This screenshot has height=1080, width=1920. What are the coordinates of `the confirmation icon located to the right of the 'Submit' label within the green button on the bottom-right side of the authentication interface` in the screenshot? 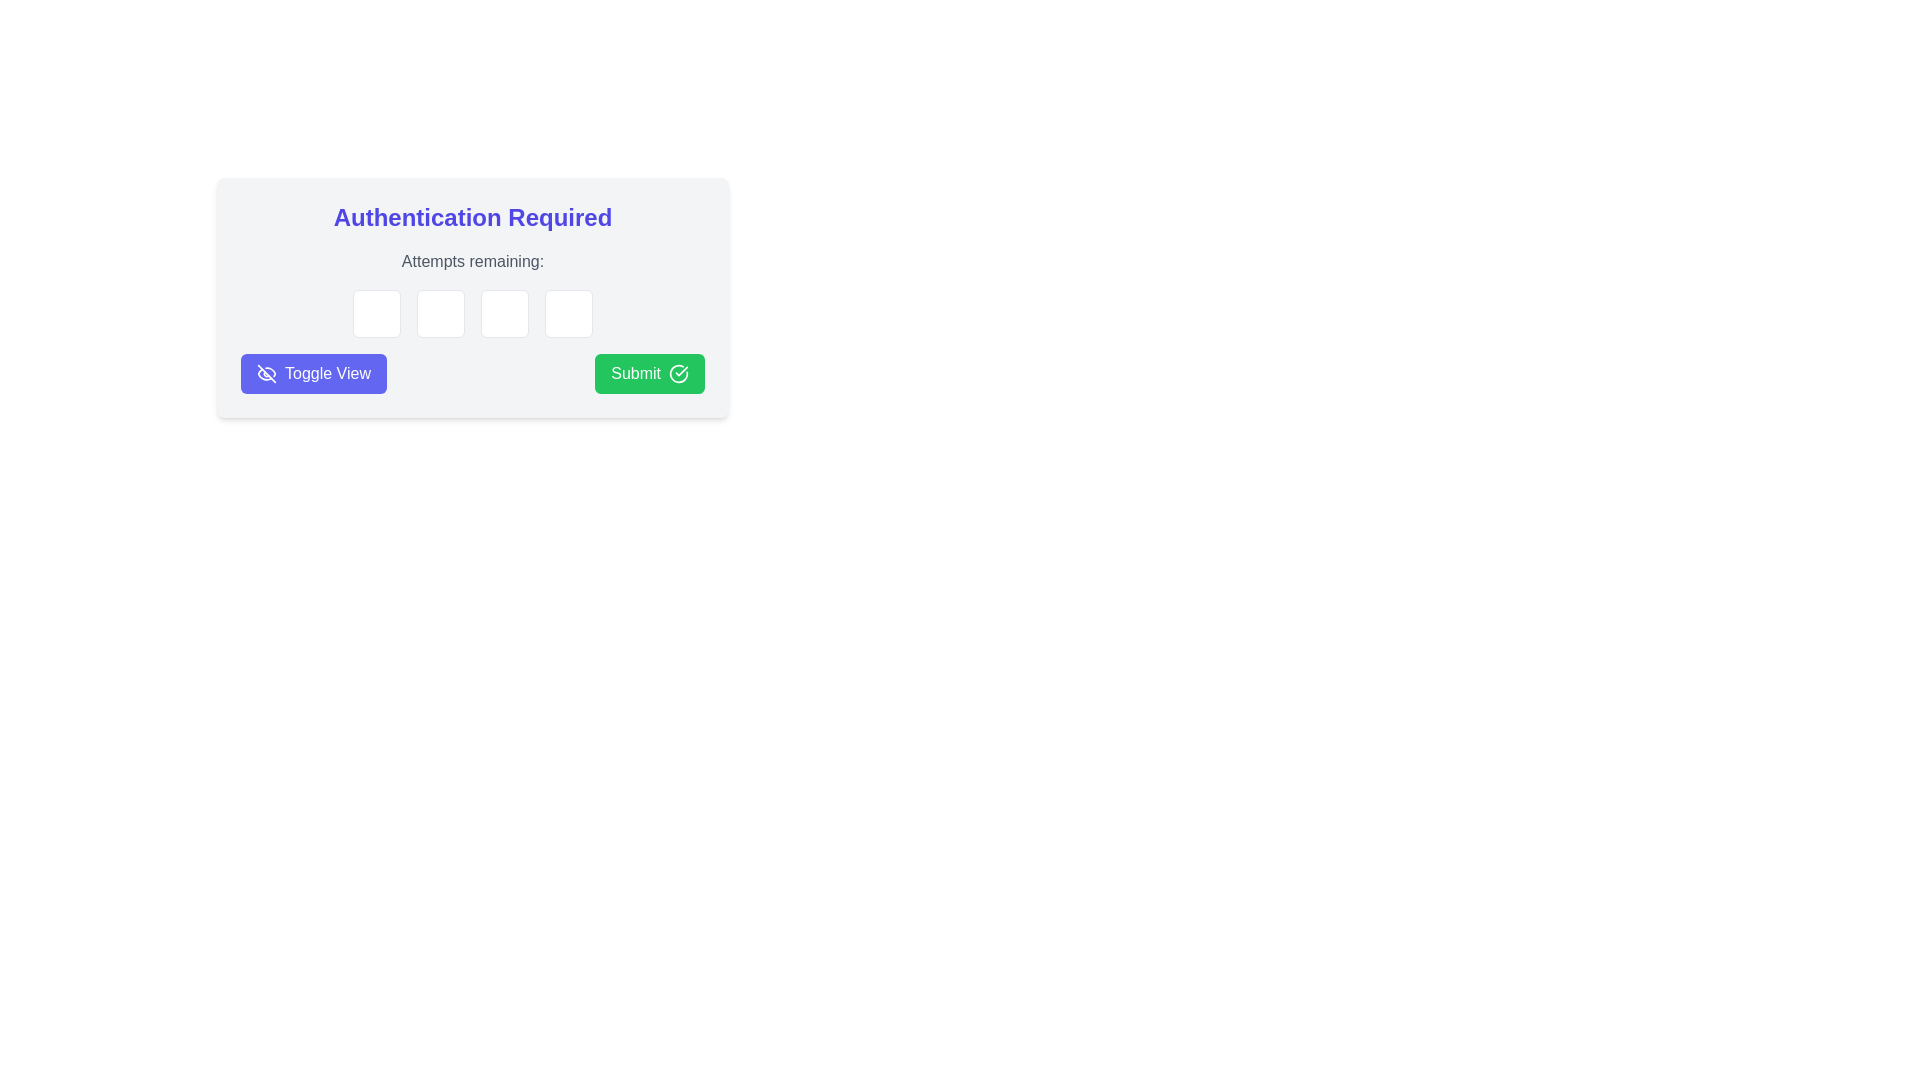 It's located at (678, 374).